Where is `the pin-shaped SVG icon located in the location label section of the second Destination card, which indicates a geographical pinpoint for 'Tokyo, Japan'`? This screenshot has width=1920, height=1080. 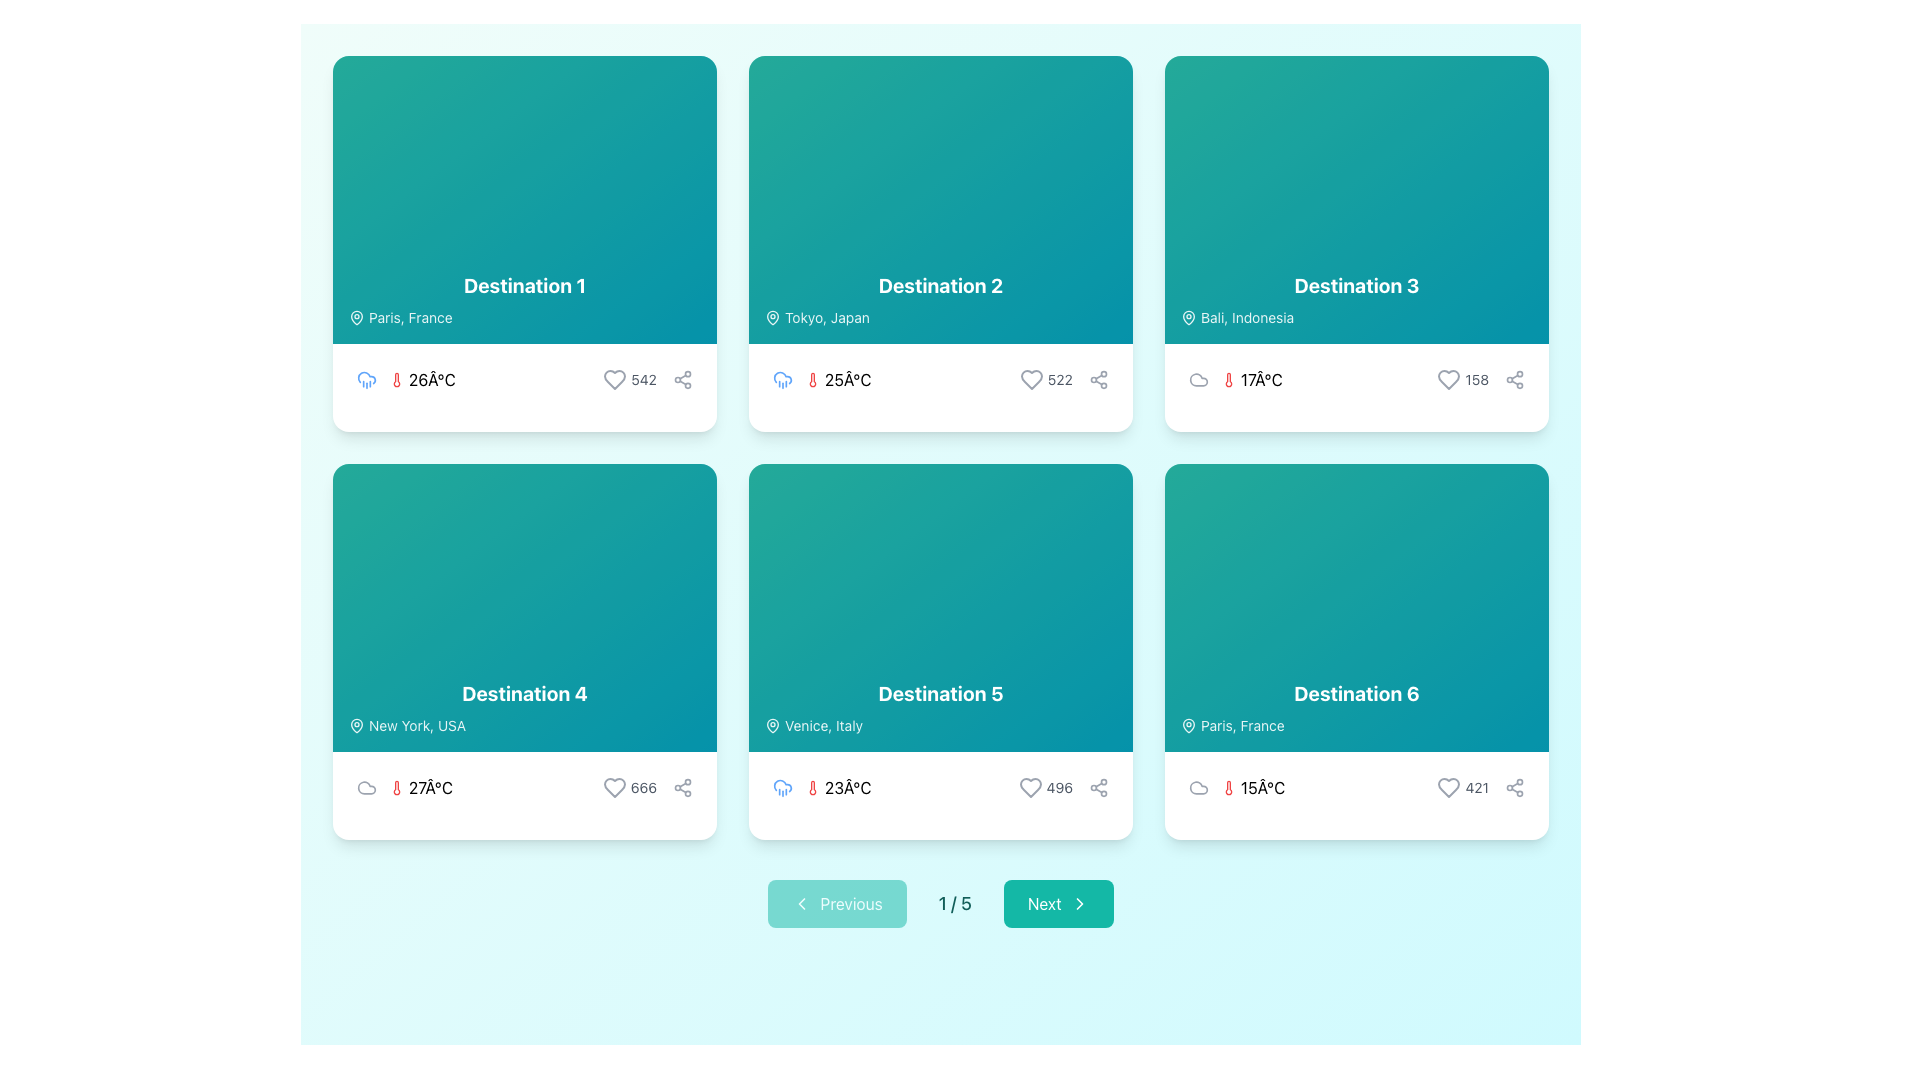
the pin-shaped SVG icon located in the location label section of the second Destination card, which indicates a geographical pinpoint for 'Tokyo, Japan' is located at coordinates (771, 315).